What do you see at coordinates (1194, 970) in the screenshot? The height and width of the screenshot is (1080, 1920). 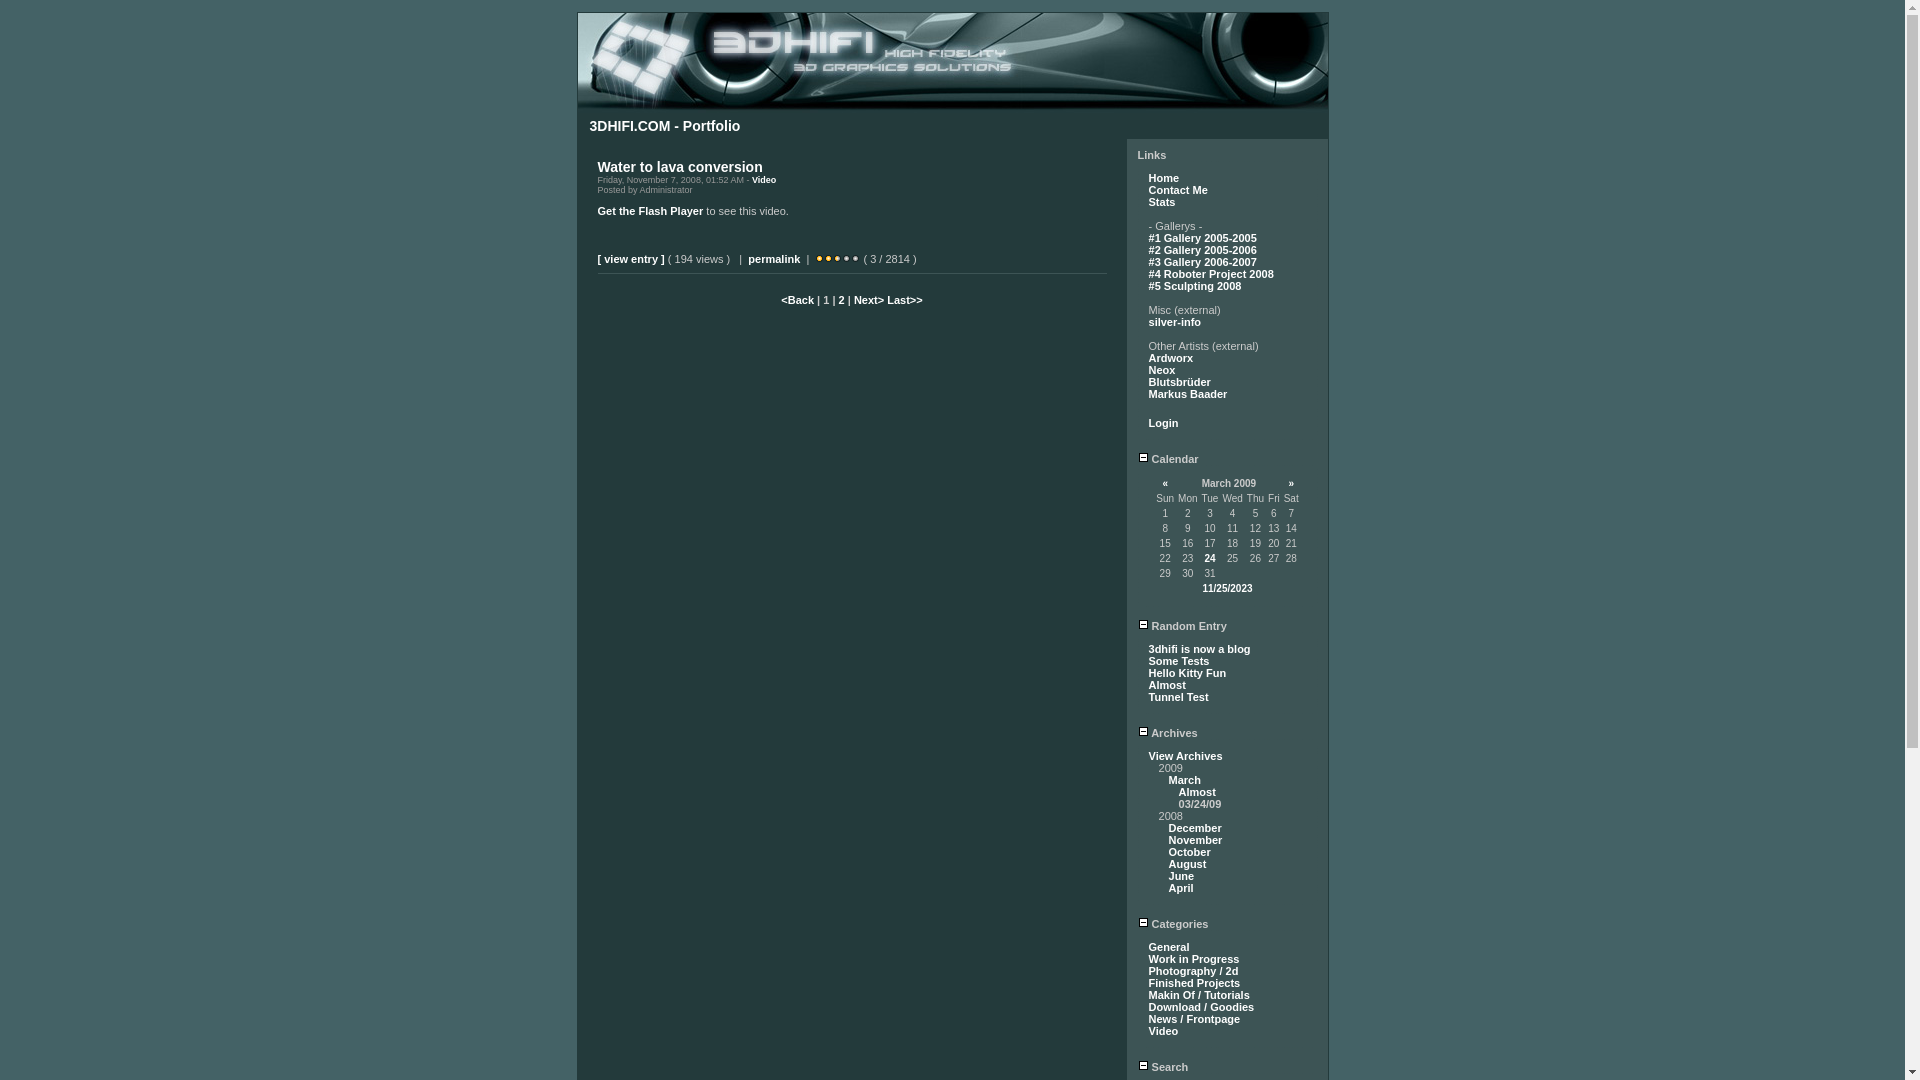 I see `'Photography / 2d'` at bounding box center [1194, 970].